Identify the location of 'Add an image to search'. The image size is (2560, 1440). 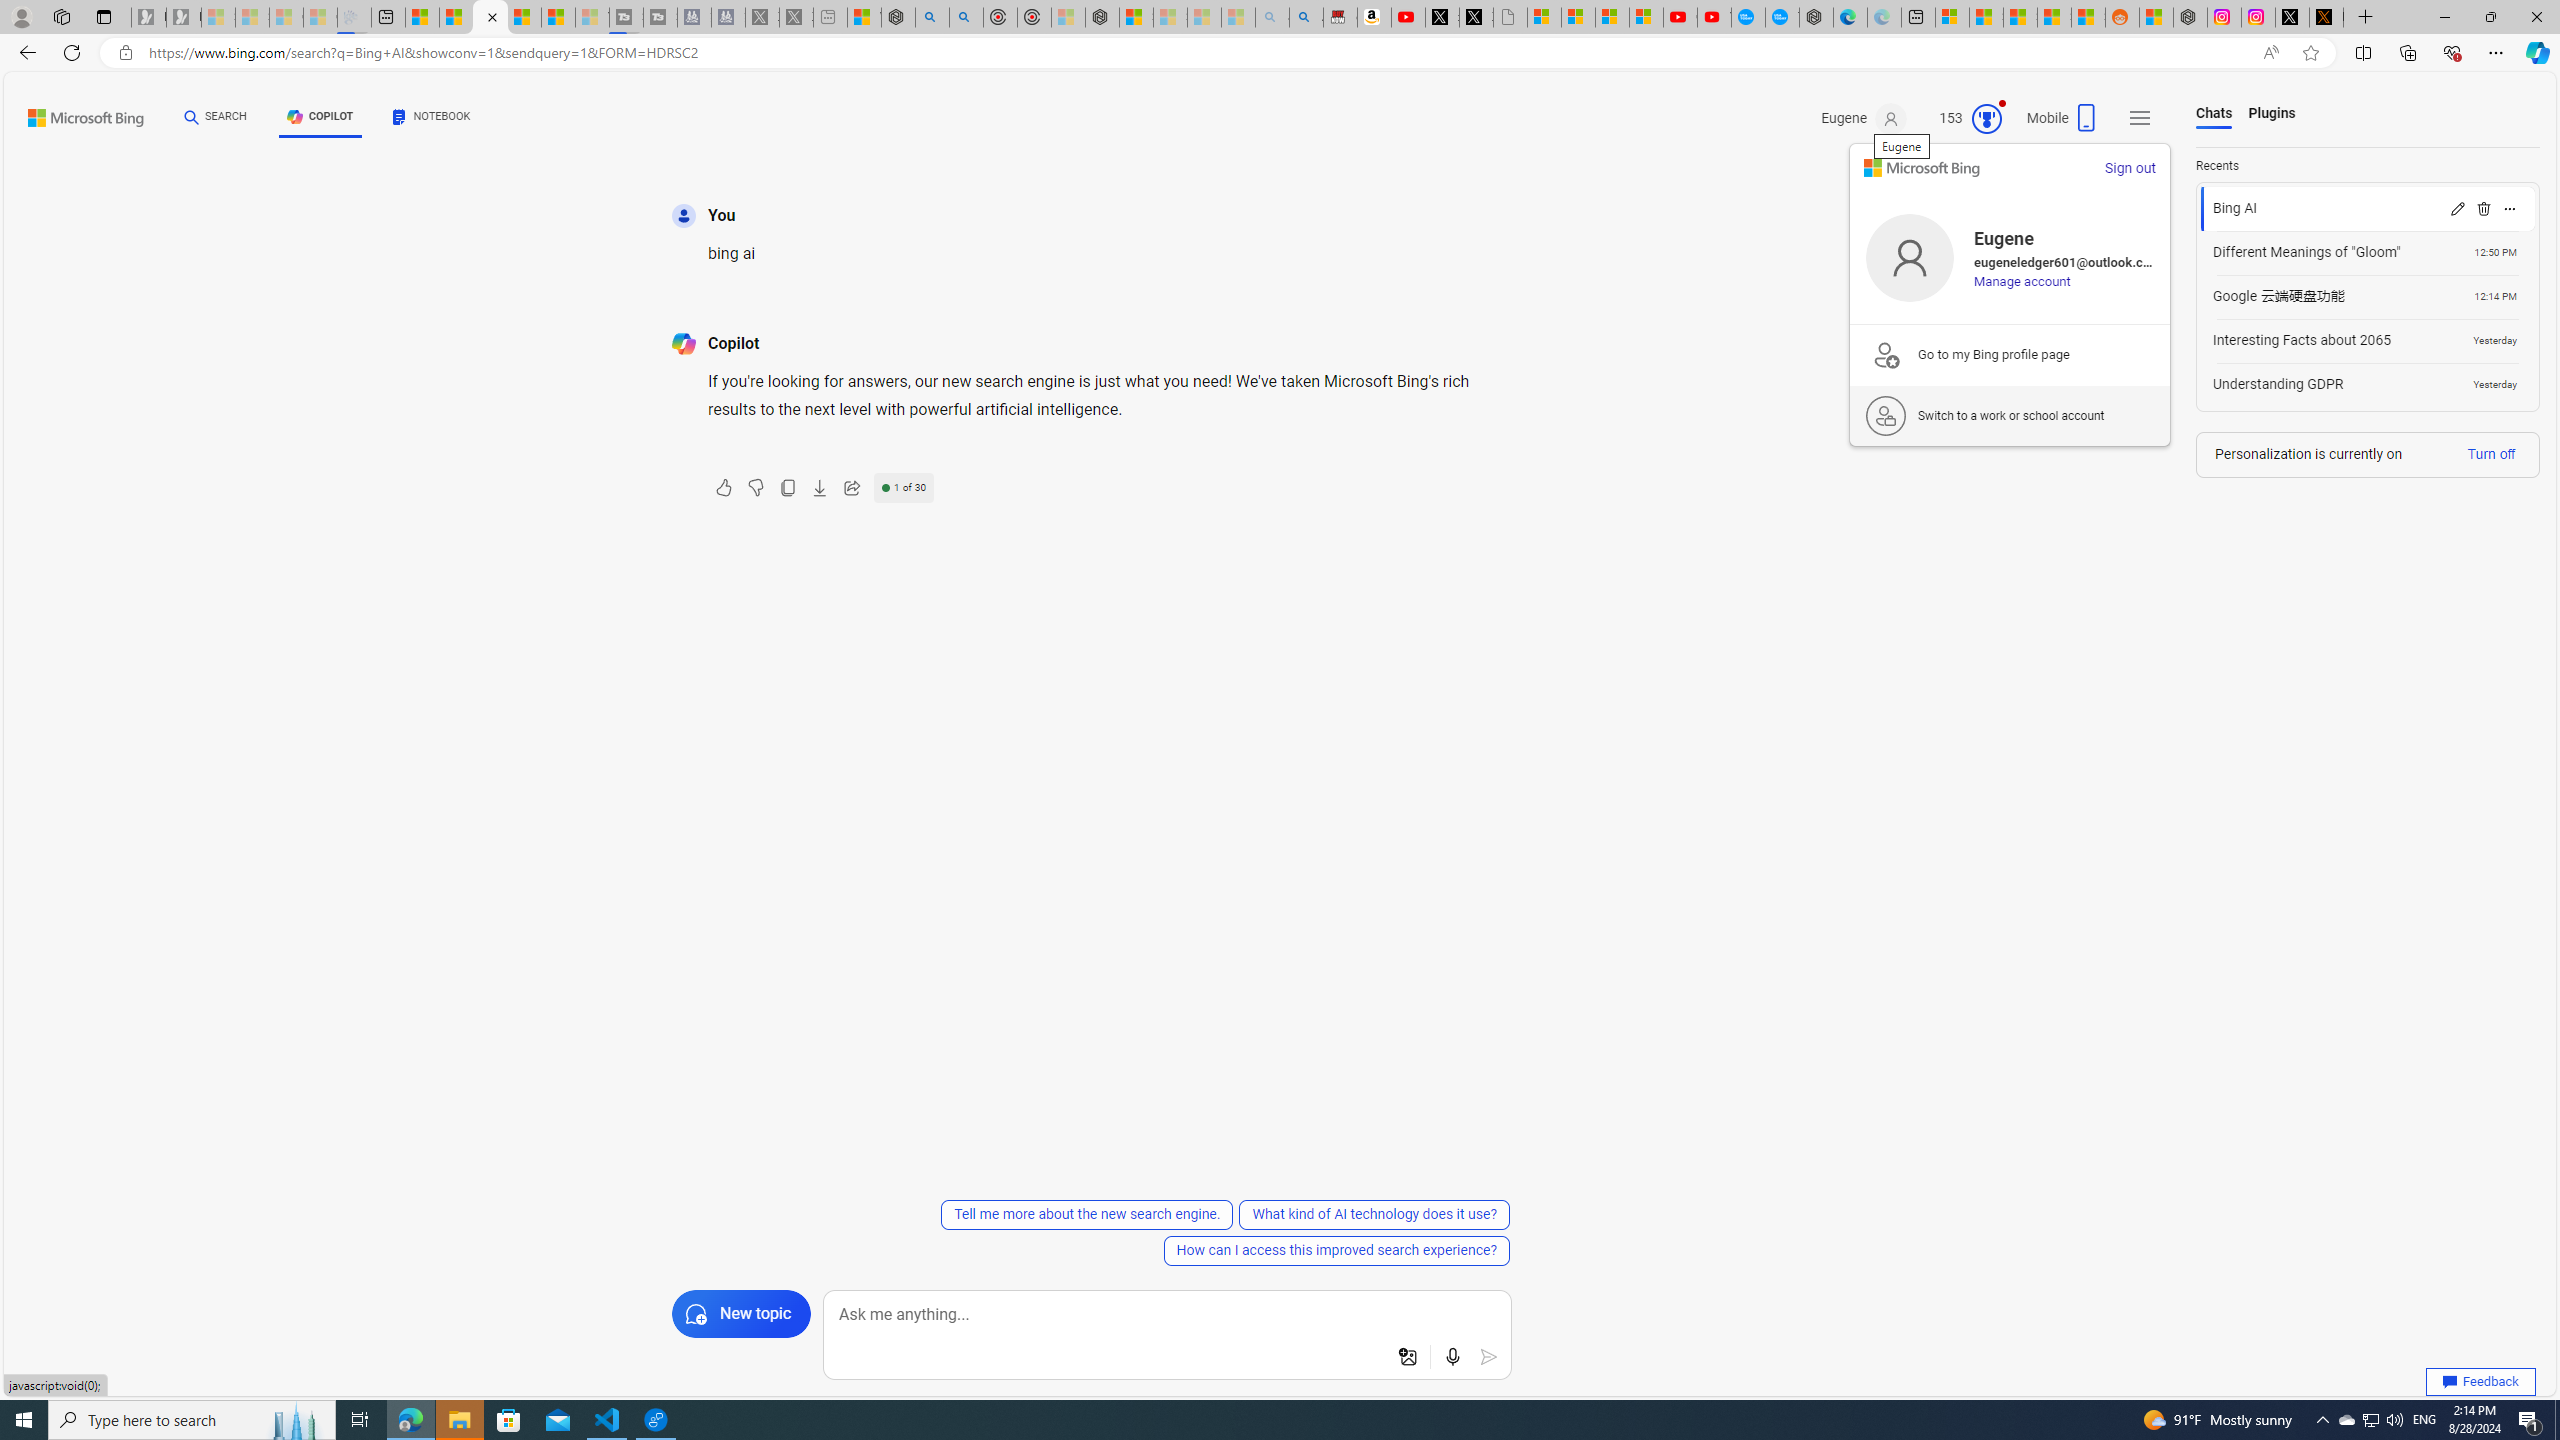
(1407, 1356).